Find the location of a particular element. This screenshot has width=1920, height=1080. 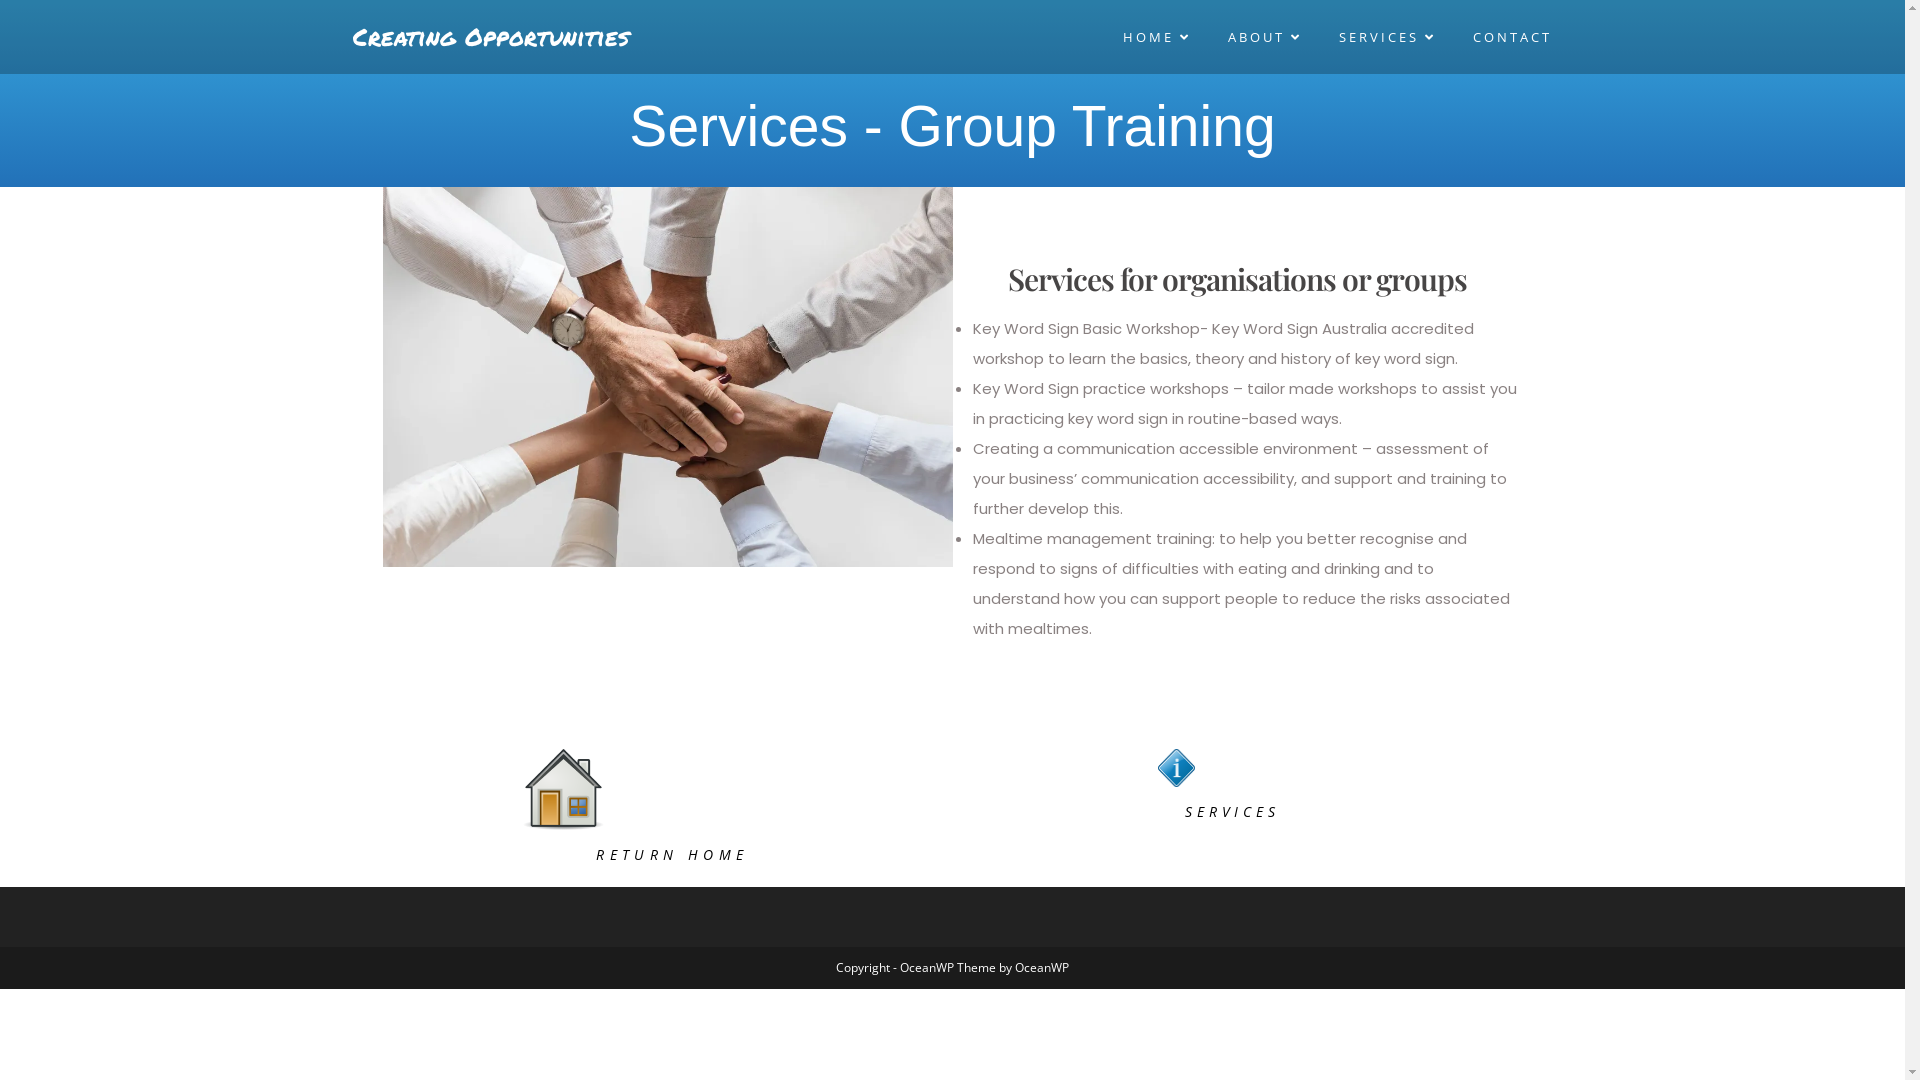

'ABOUT' is located at coordinates (1266, 37).